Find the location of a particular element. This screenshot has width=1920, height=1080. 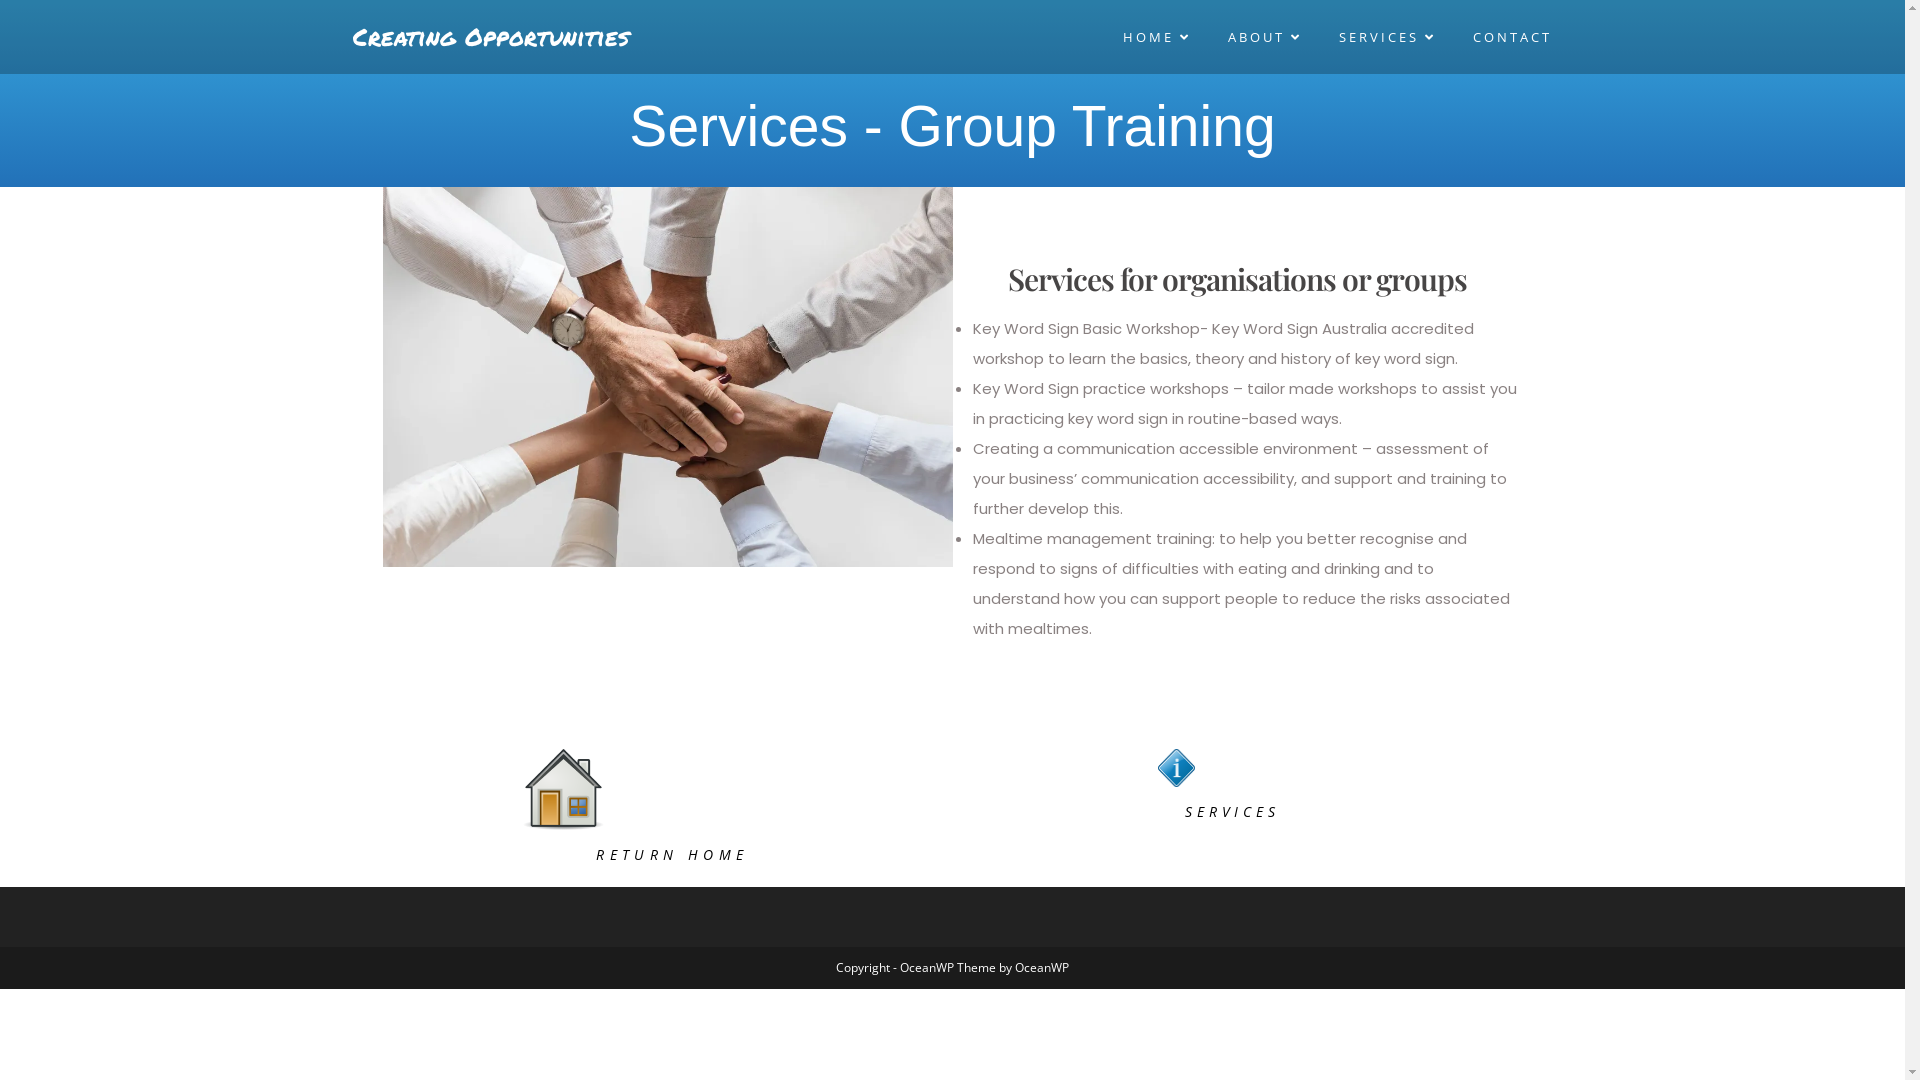

'ABOUT' is located at coordinates (1266, 37).